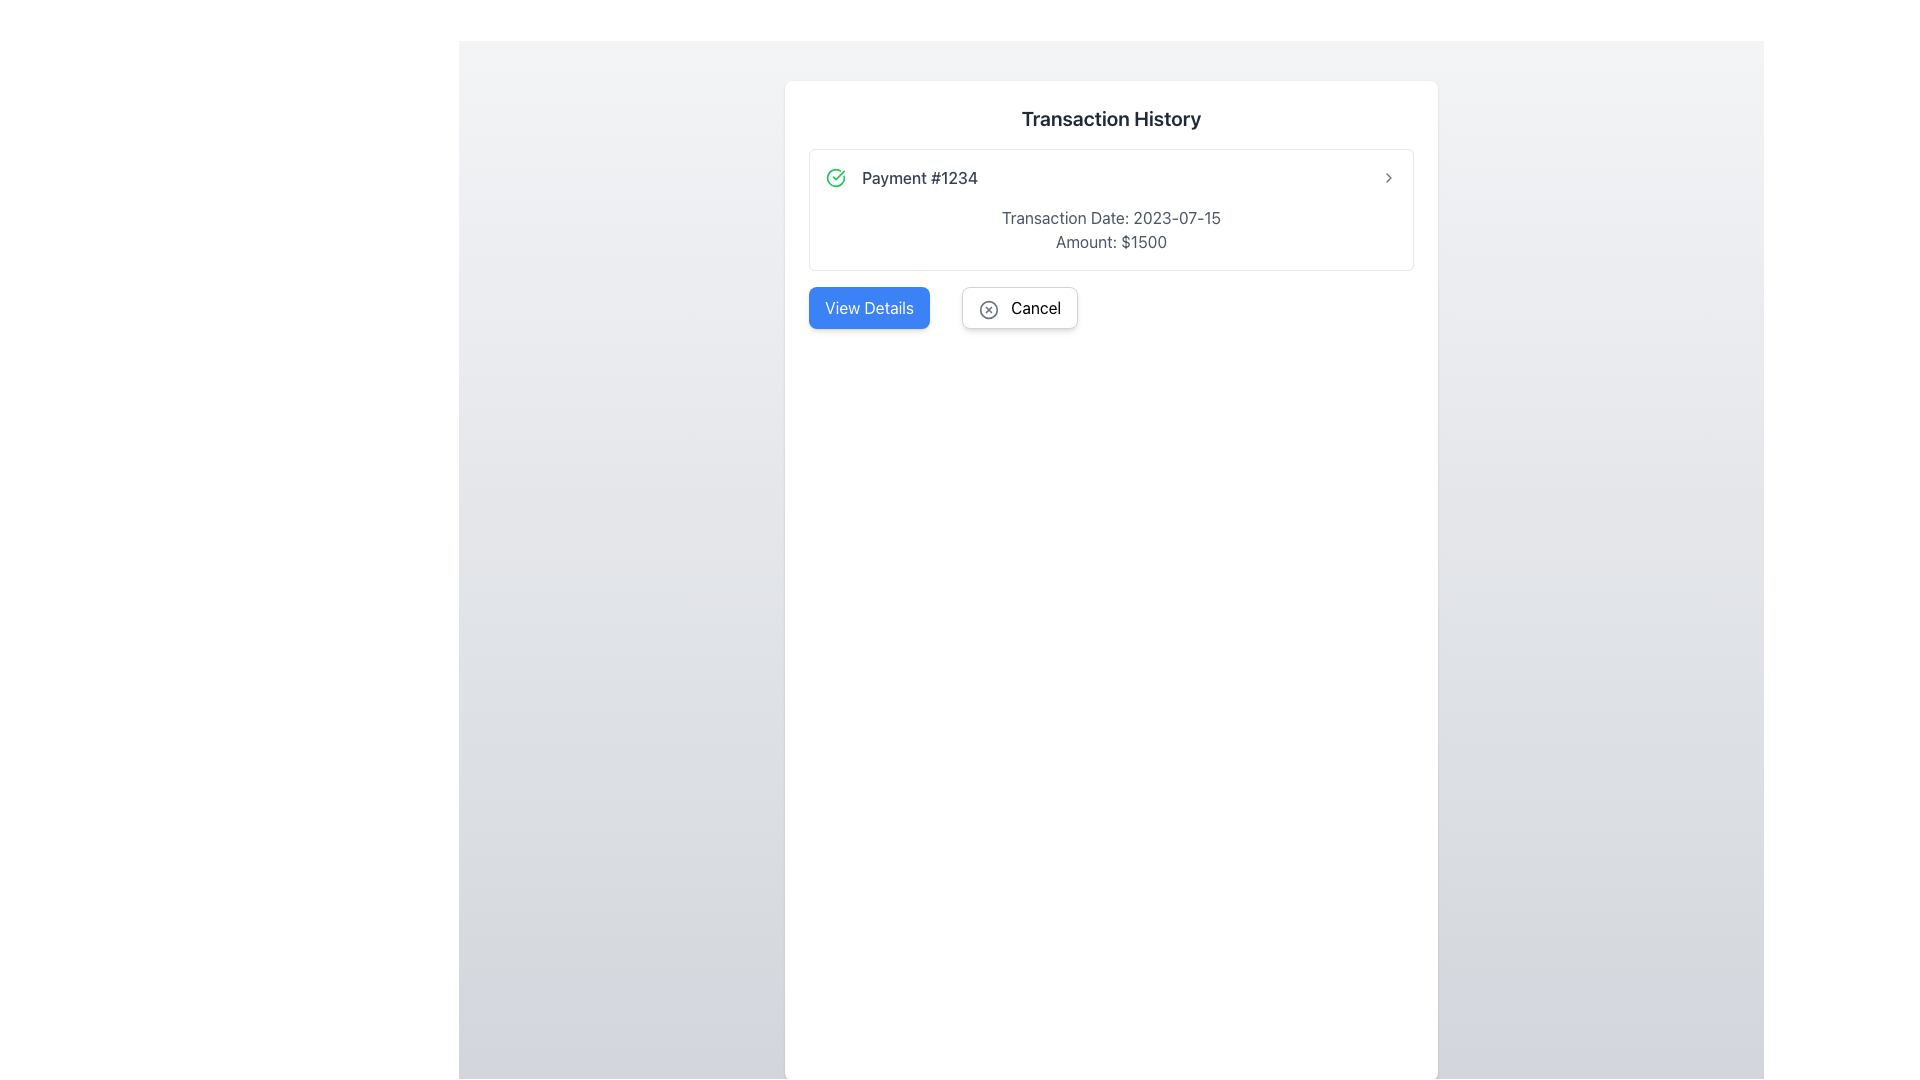 This screenshot has width=1920, height=1080. What do you see at coordinates (1110, 218) in the screenshot?
I see `text label displaying 'Transaction Date: 2023-07-15' which is located above the amount in the transaction history section` at bounding box center [1110, 218].